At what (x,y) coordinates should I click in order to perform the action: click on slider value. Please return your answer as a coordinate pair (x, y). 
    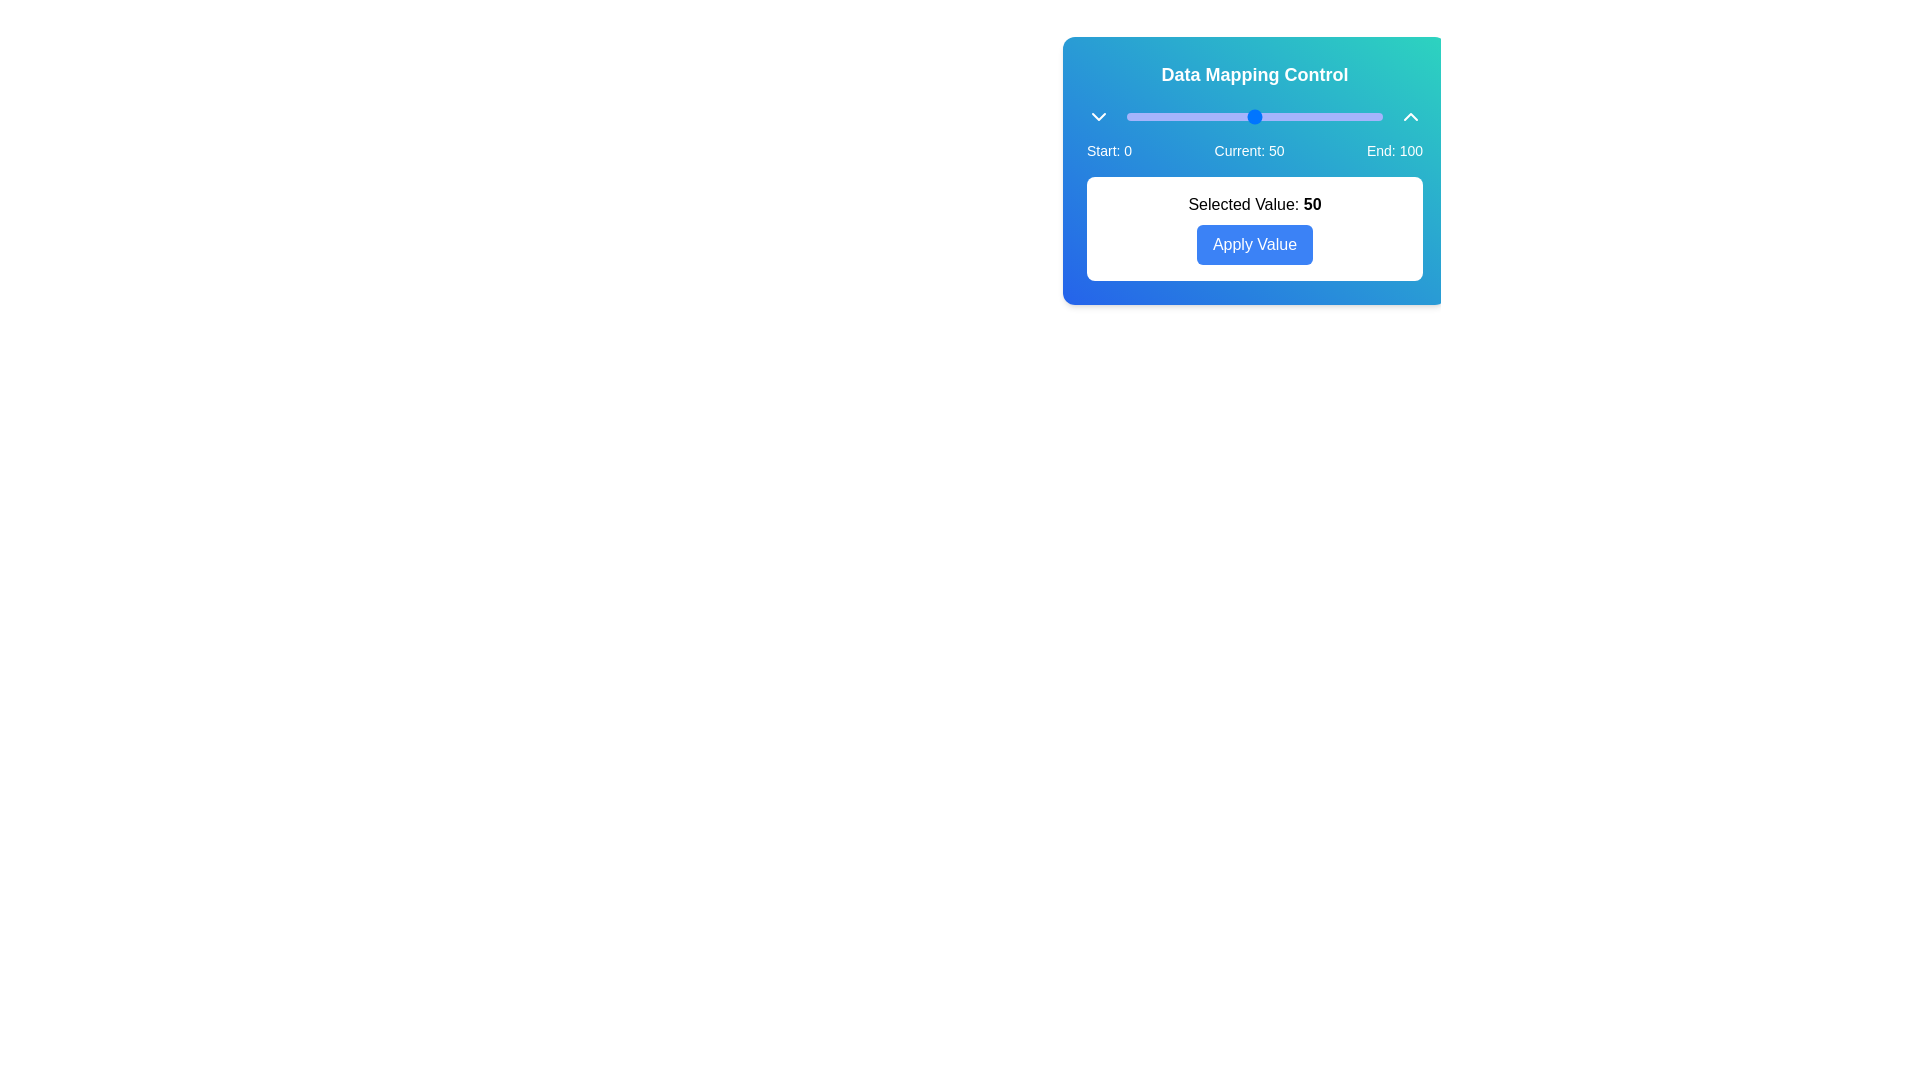
    Looking at the image, I should click on (1246, 112).